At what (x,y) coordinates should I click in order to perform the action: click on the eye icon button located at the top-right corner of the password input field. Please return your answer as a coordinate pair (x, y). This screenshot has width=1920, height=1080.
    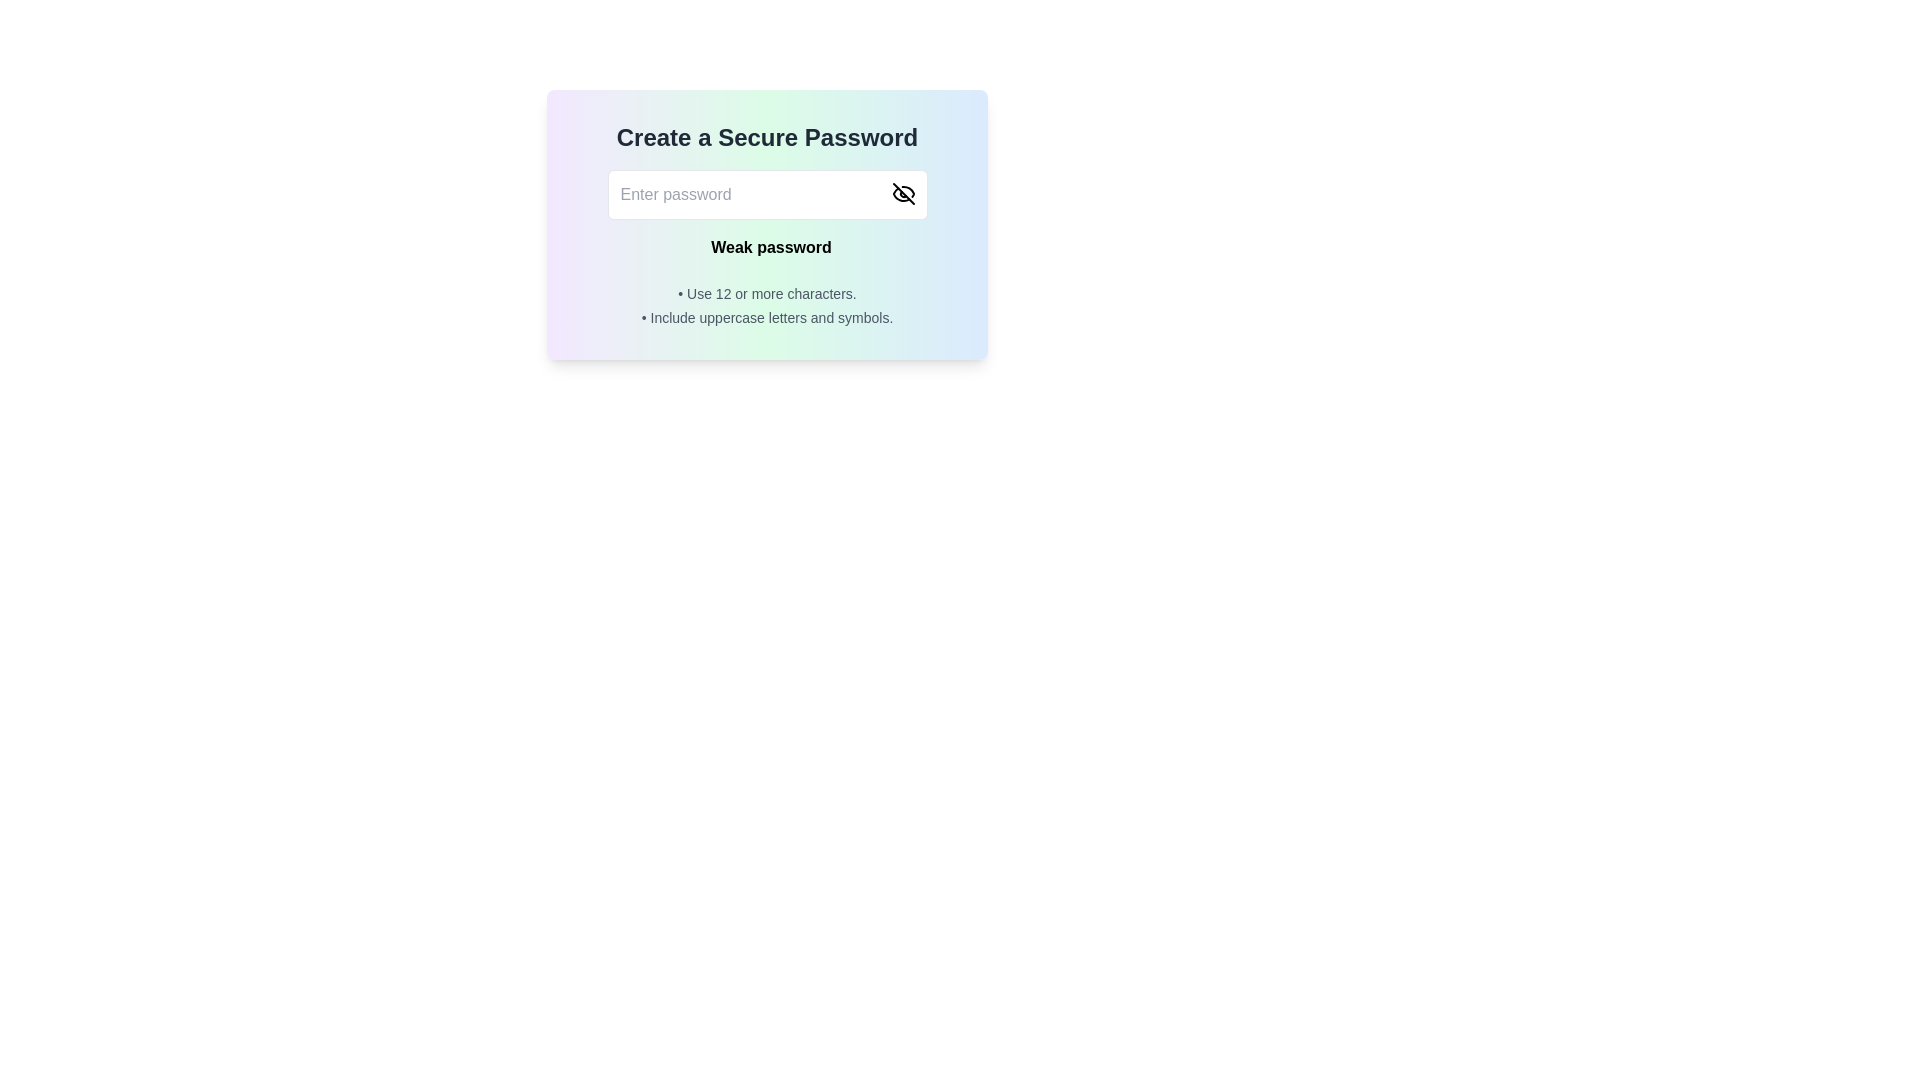
    Looking at the image, I should click on (902, 193).